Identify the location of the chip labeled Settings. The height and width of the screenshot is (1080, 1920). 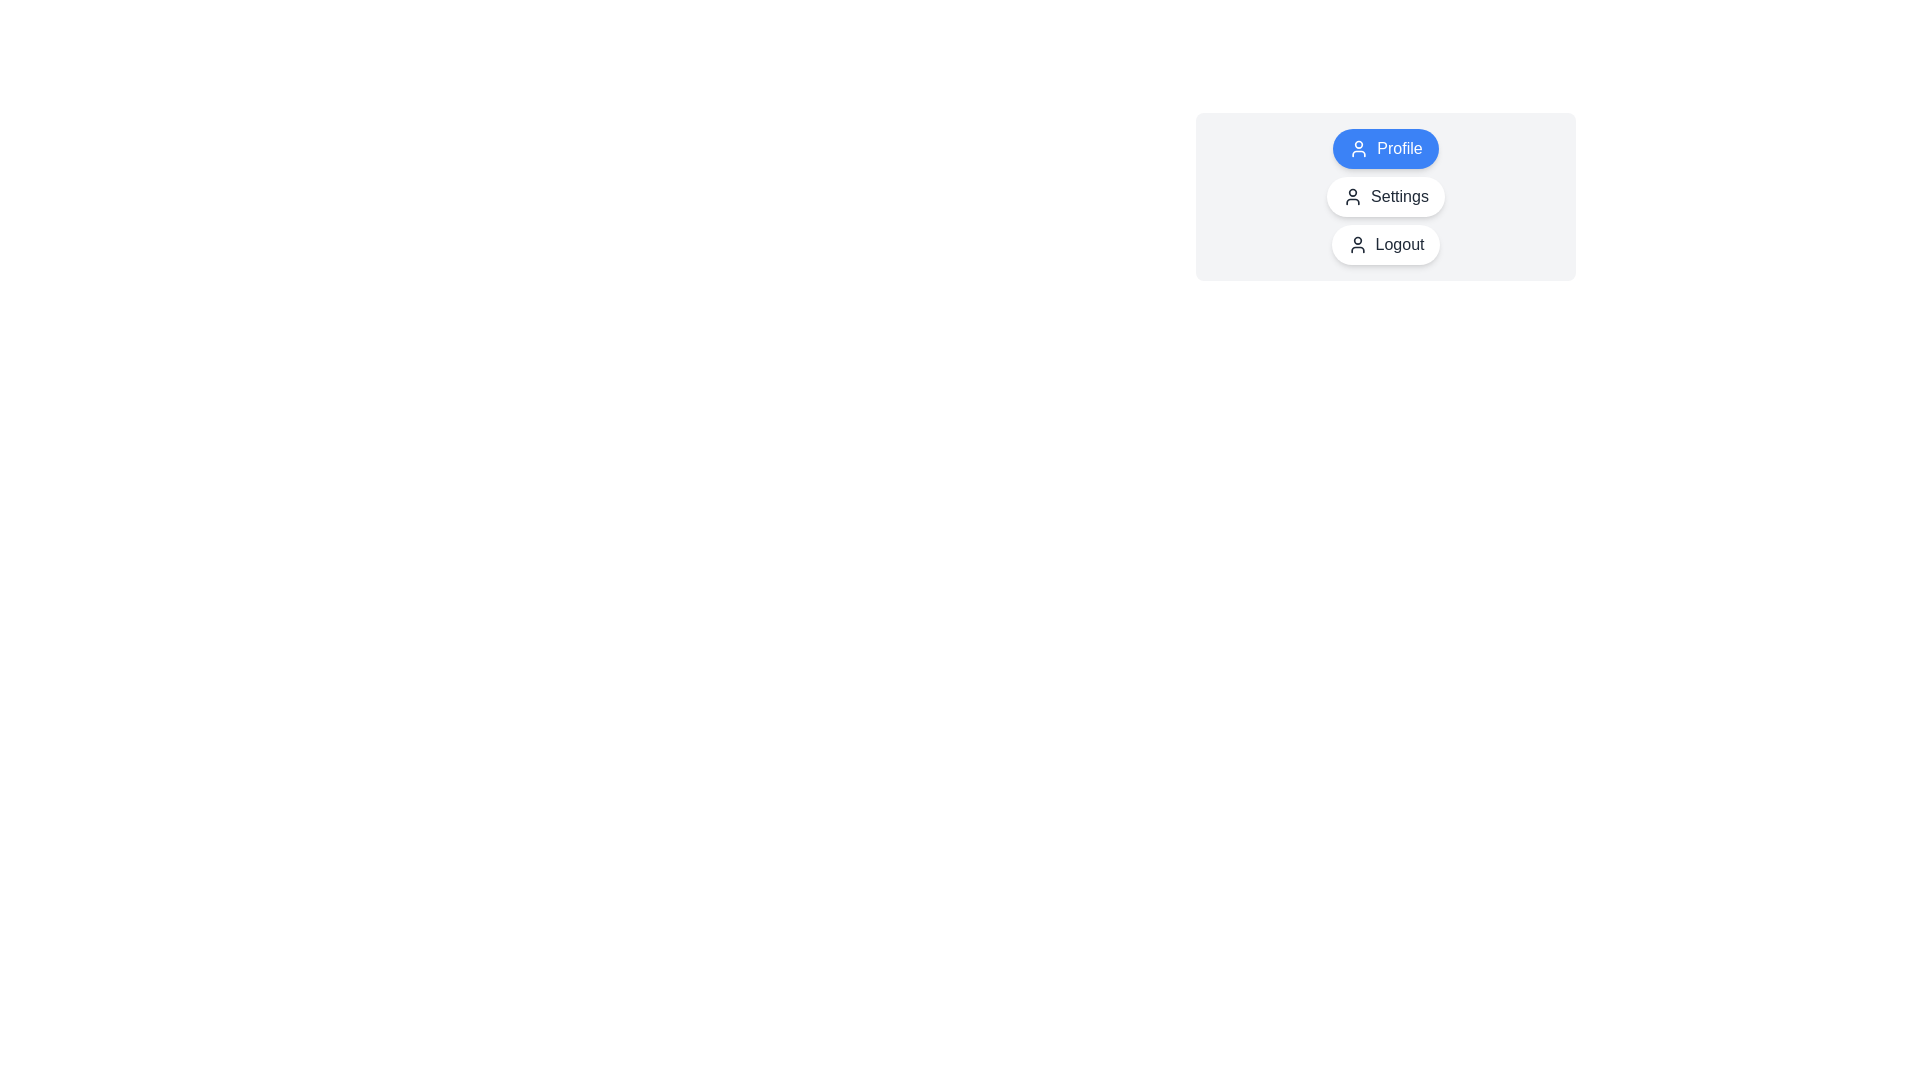
(1385, 196).